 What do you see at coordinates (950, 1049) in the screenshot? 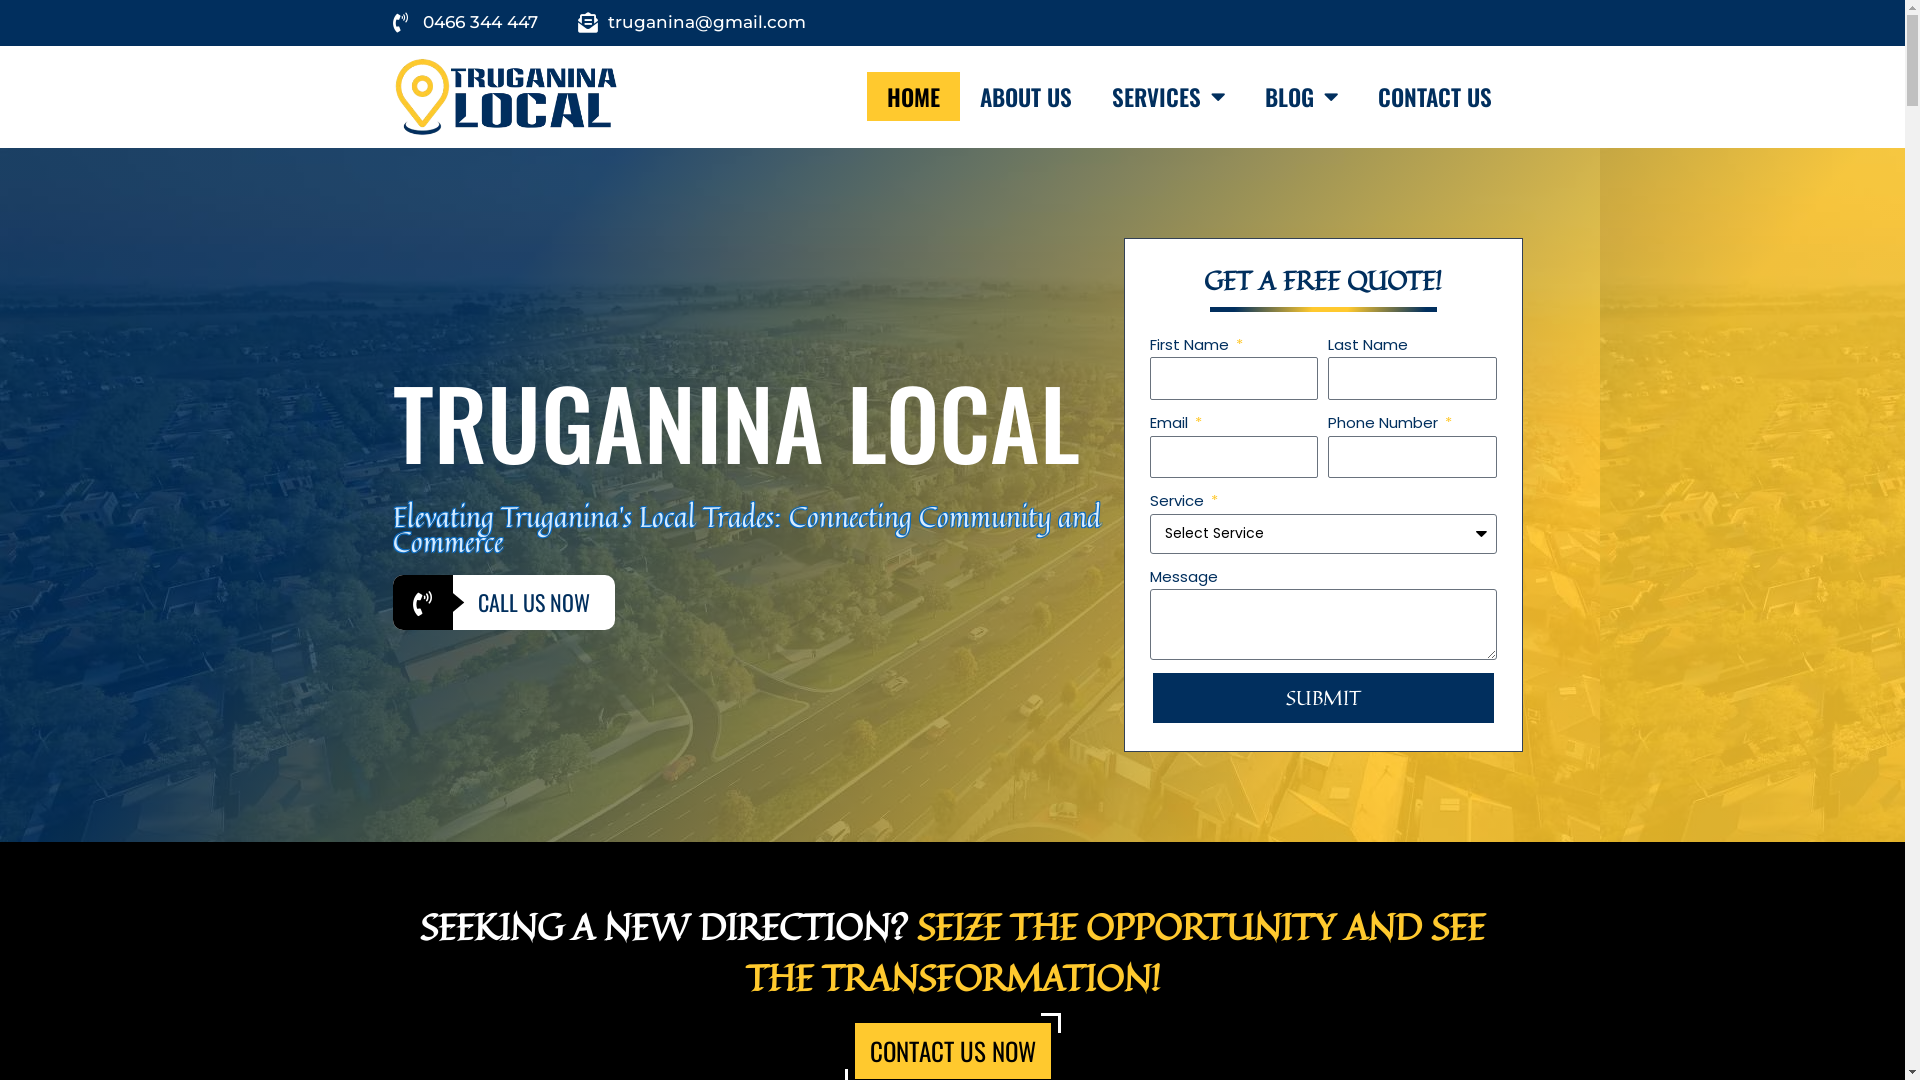
I see `'CONTACT US NOW'` at bounding box center [950, 1049].